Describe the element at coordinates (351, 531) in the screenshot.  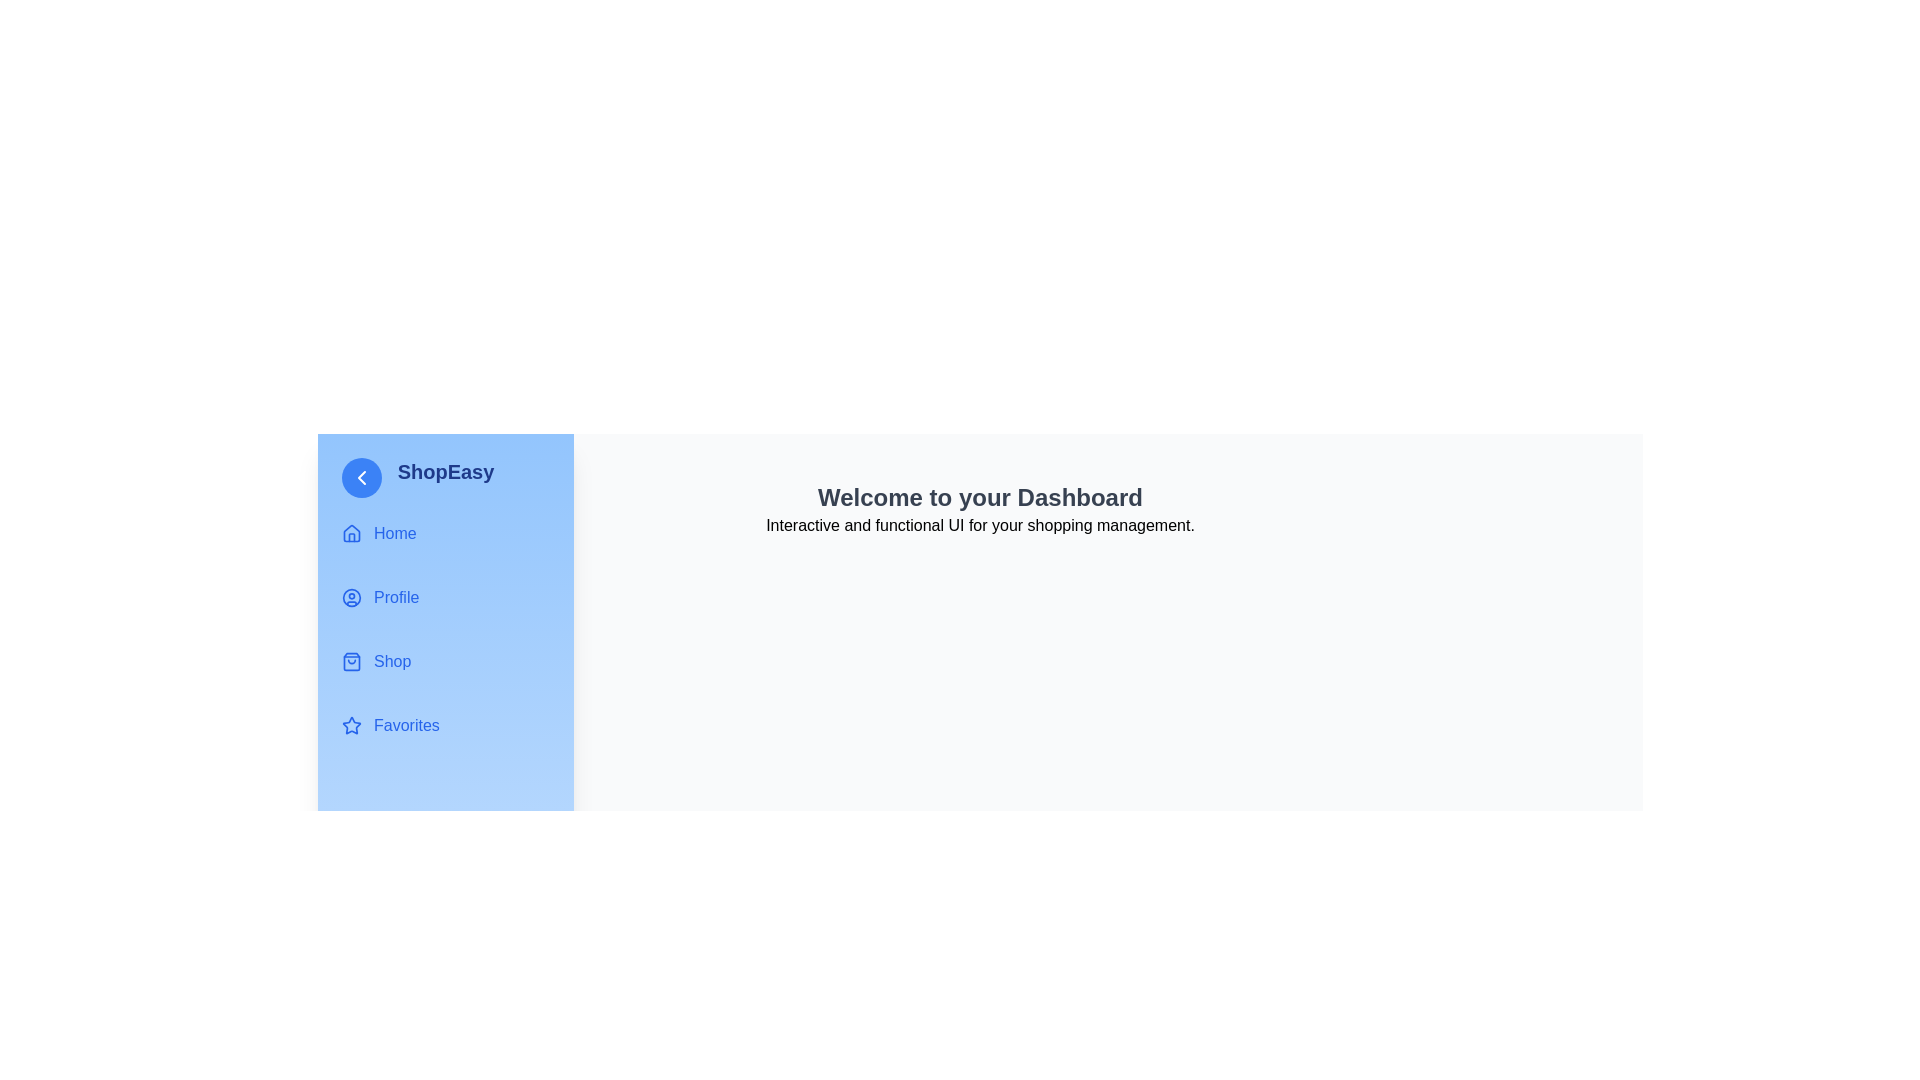
I see `the stylized blue house icon located in the sidebar, which represents the 'Home' menu item, positioned below the 'ShopEasy' header` at that location.